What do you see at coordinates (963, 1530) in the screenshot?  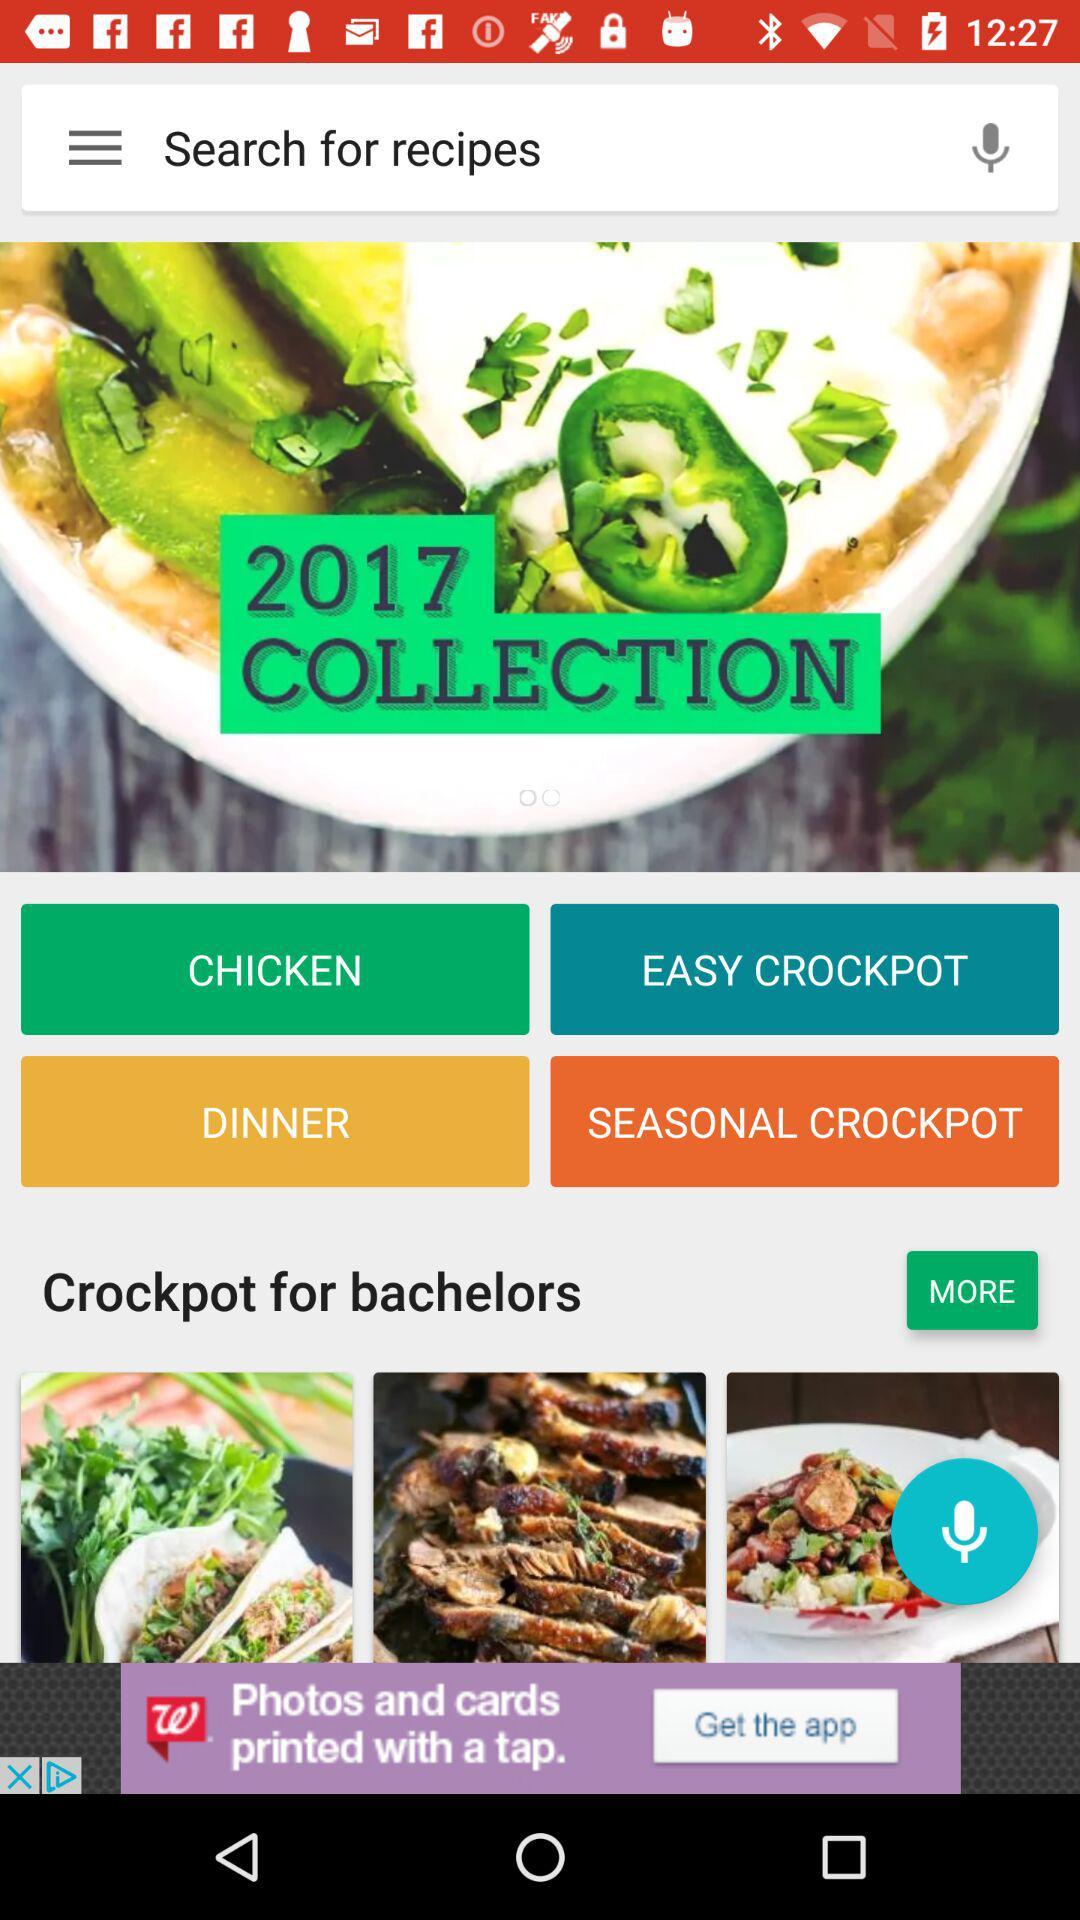 I see `record` at bounding box center [963, 1530].